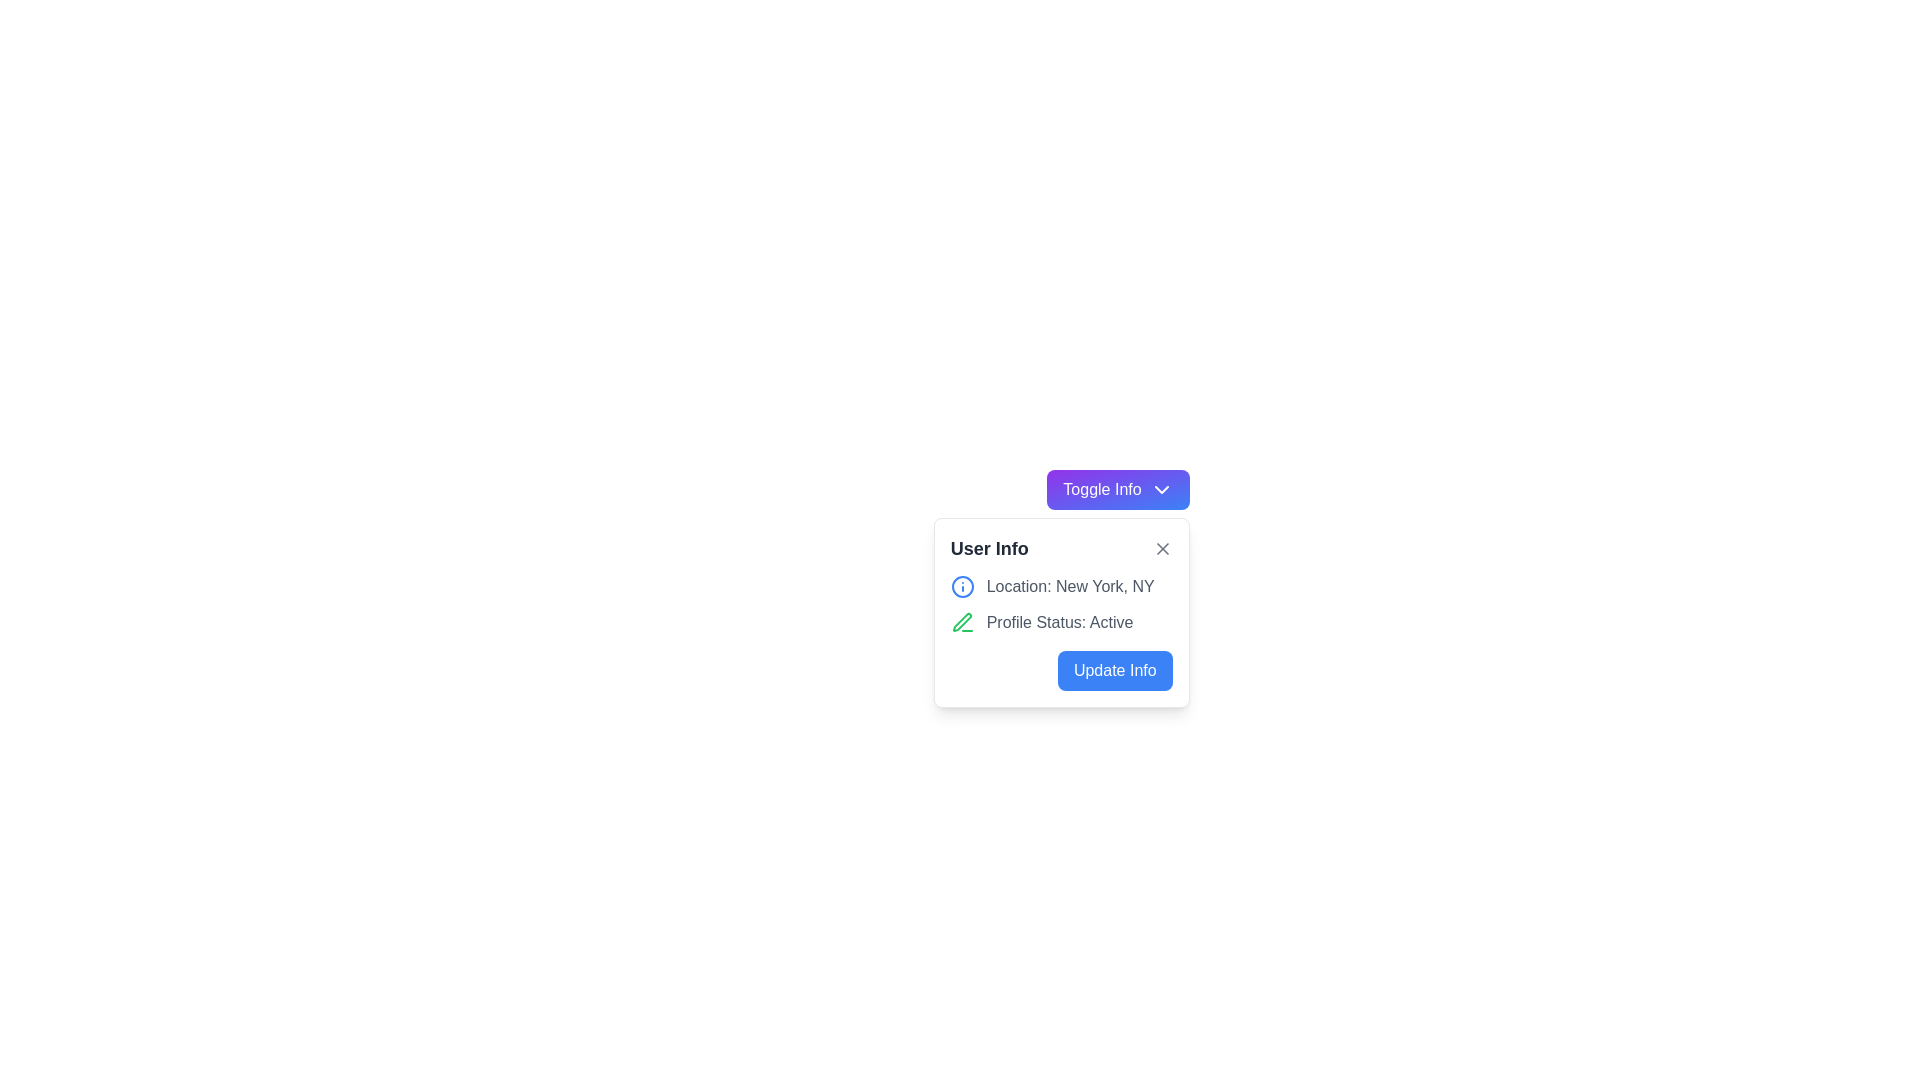  I want to click on the Close button (SVG Icon), which is a small gray 'X' icon located at the top-right corner of the 'User Info' card, so click(1162, 548).